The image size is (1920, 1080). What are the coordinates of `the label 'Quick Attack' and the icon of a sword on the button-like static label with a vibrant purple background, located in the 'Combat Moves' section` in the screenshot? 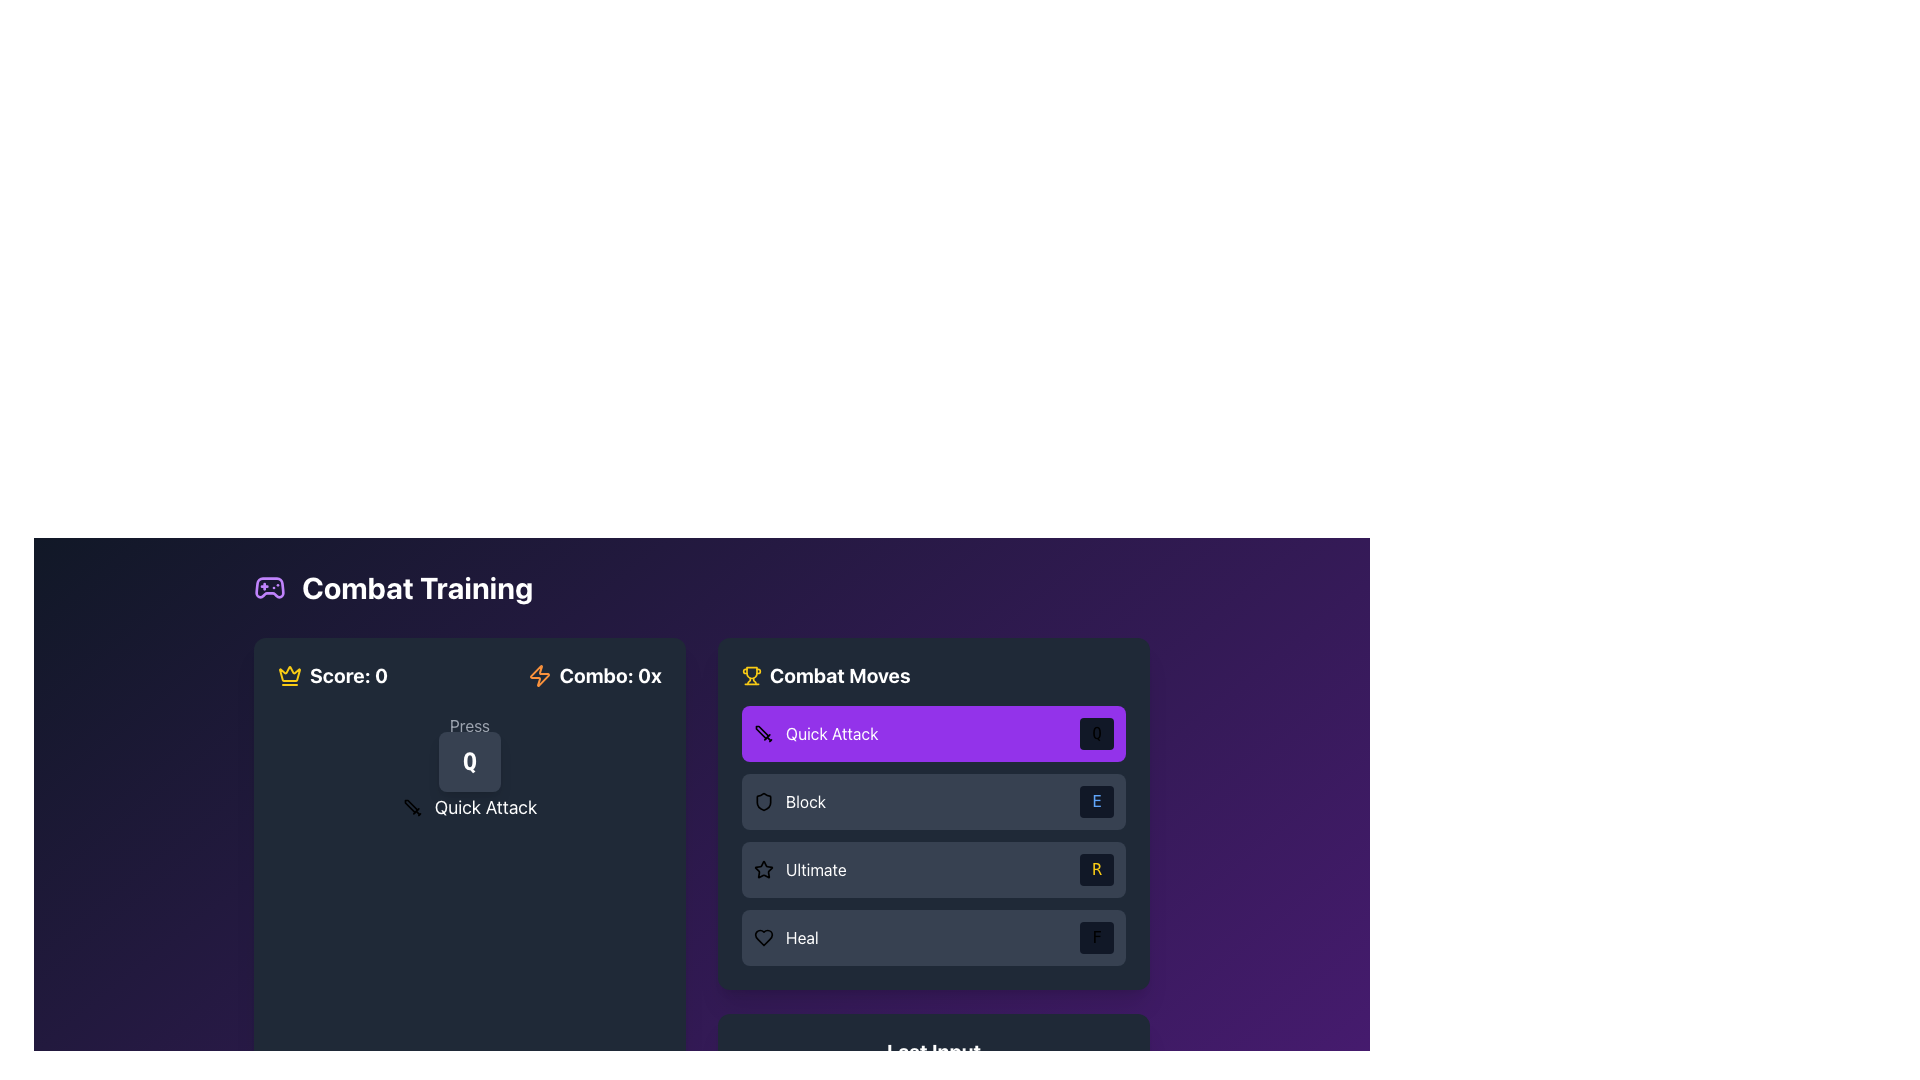 It's located at (816, 733).